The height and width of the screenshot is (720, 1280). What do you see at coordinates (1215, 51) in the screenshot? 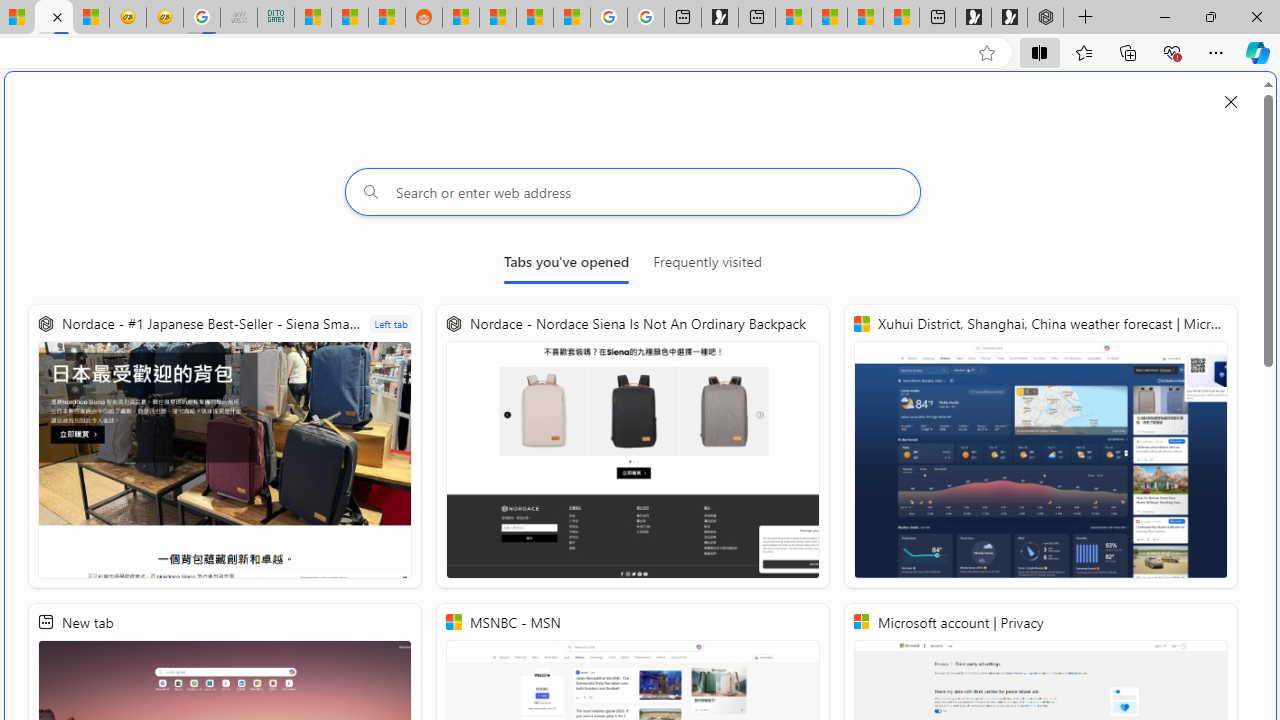
I see `'Settings and more (Alt+F)'` at bounding box center [1215, 51].